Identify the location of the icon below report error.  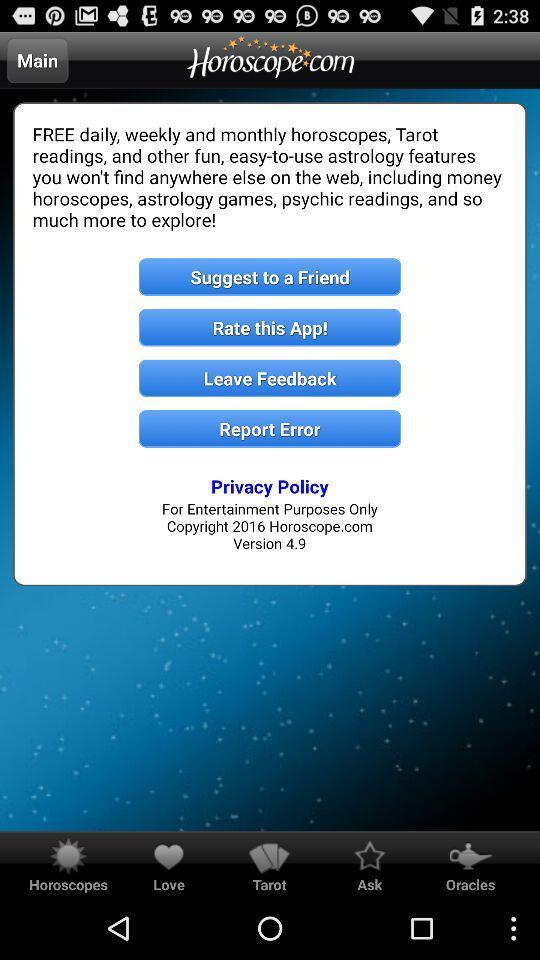
(270, 485).